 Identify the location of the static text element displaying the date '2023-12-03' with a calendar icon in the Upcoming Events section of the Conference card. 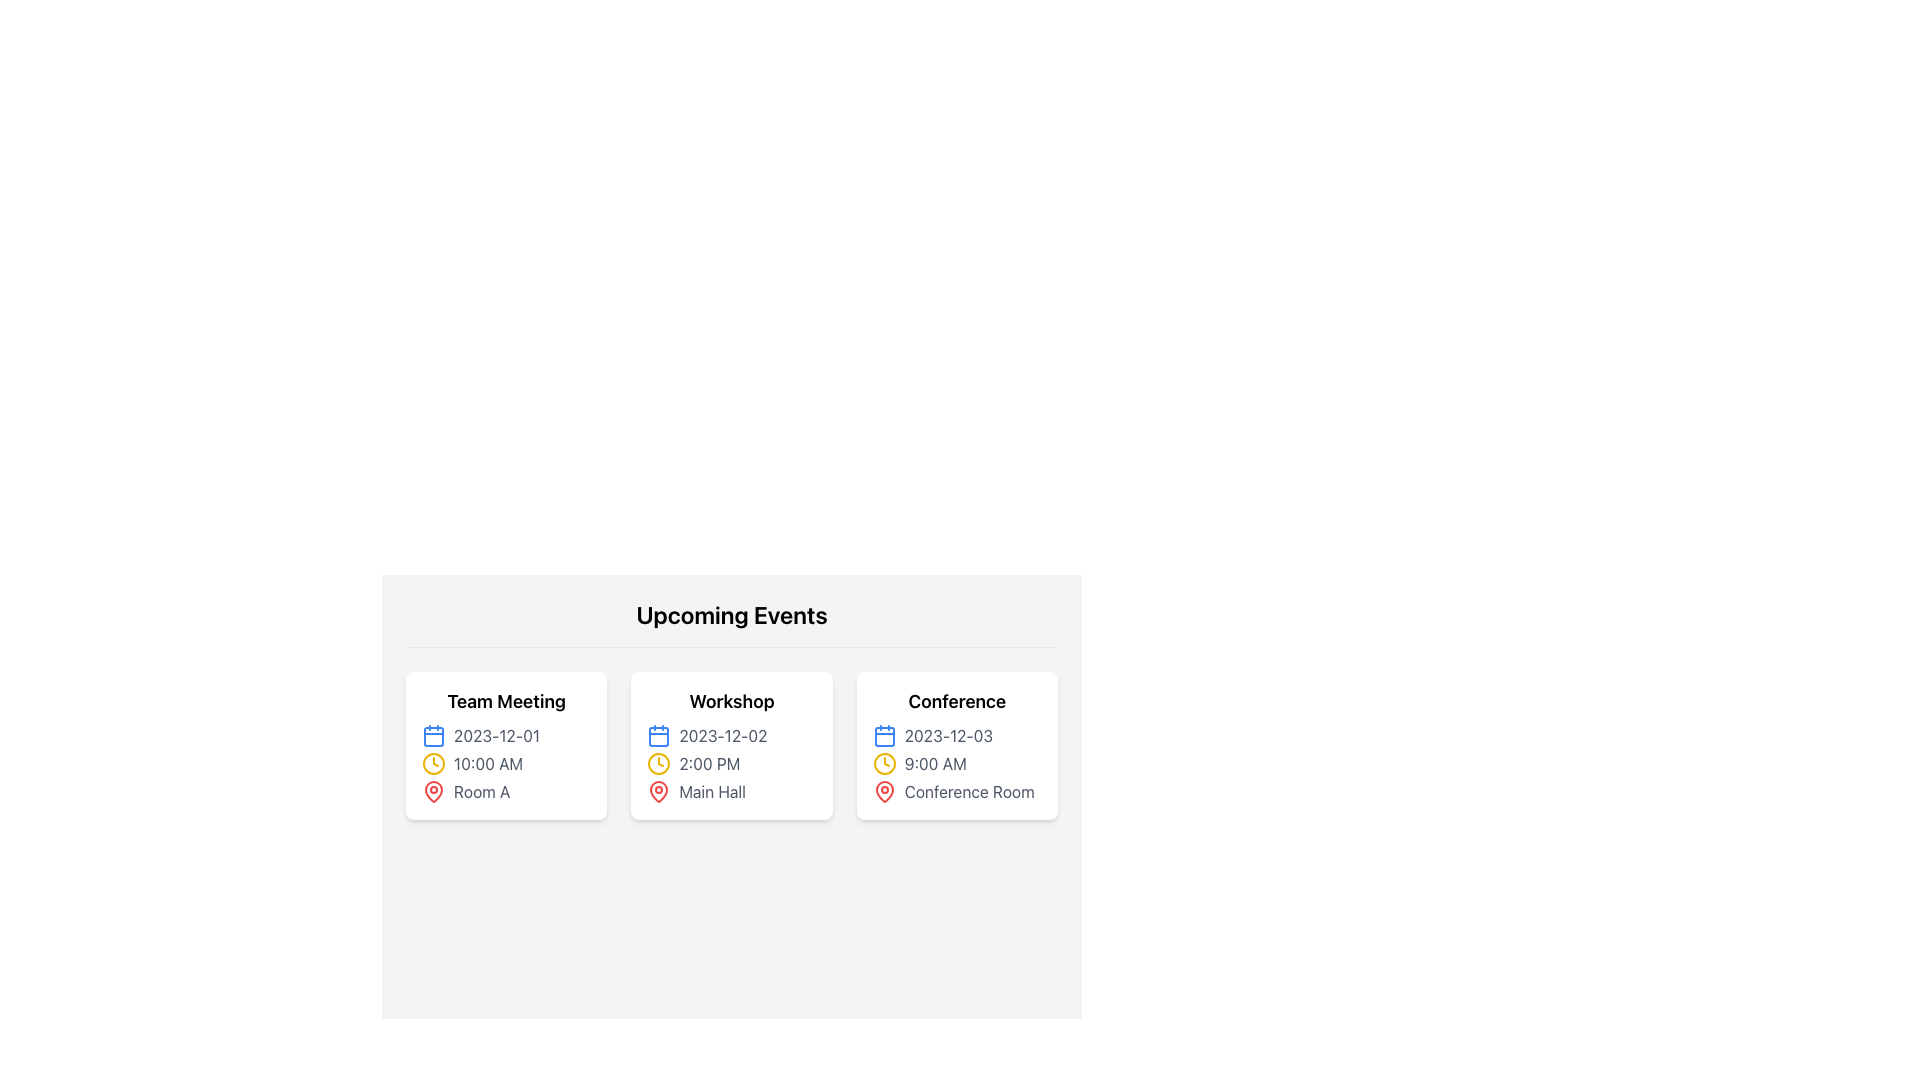
(956, 736).